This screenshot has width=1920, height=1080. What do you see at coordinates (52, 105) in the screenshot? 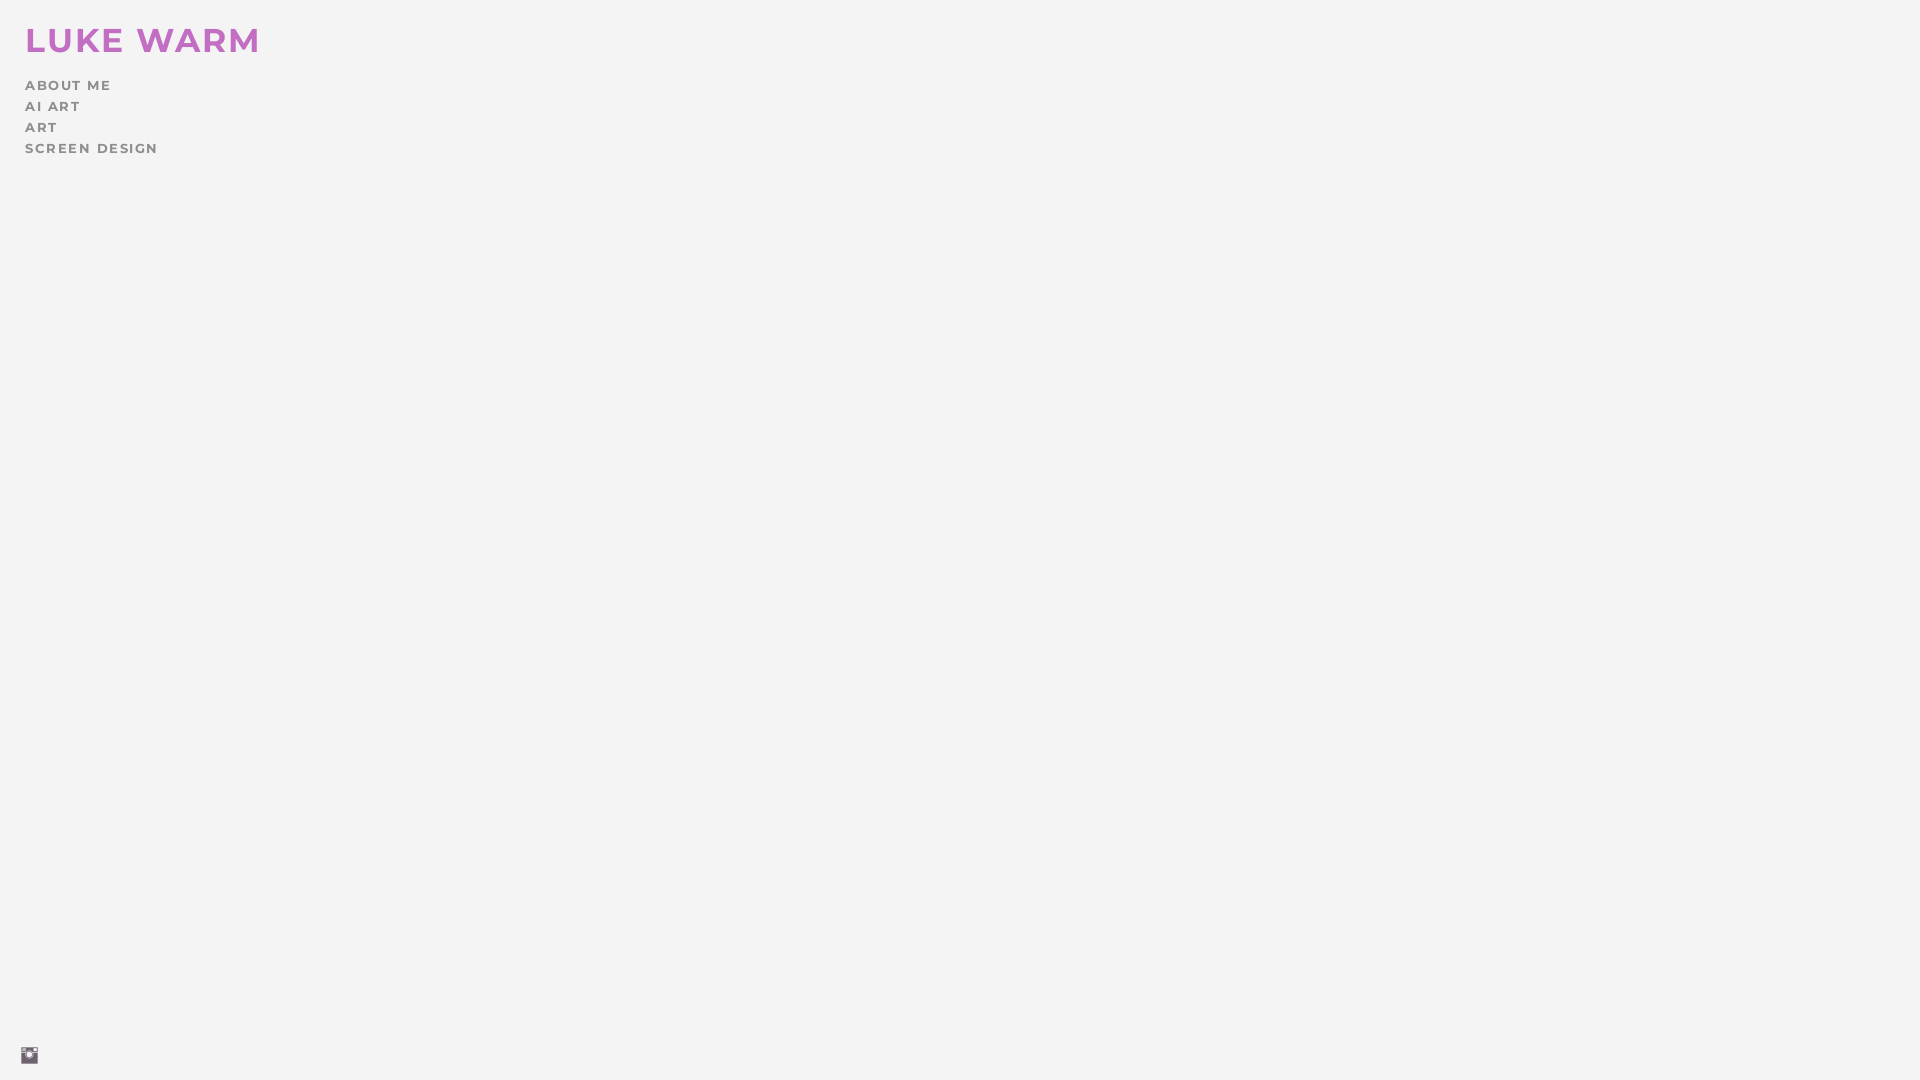
I see `'AI ART'` at bounding box center [52, 105].